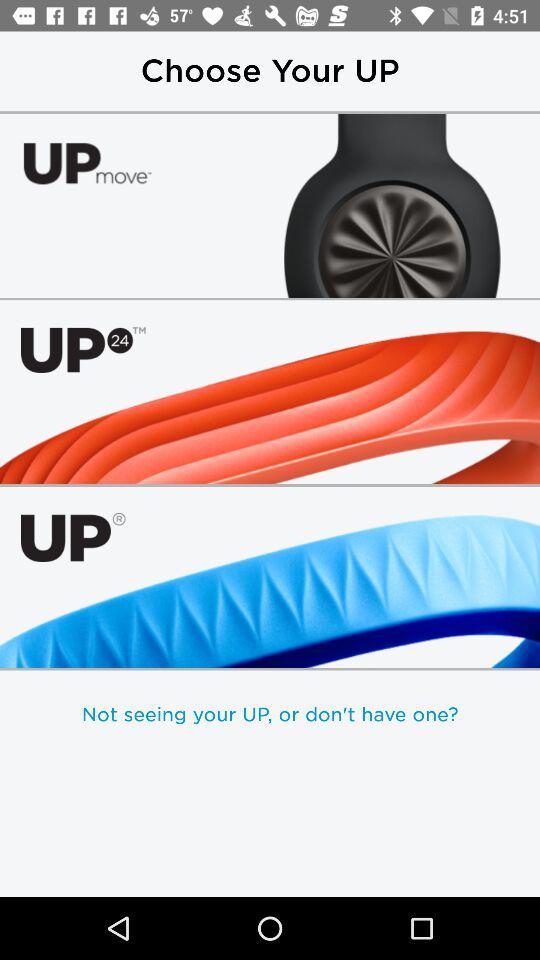 Image resolution: width=540 pixels, height=960 pixels. Describe the element at coordinates (270, 714) in the screenshot. I see `the not seeing your icon` at that location.